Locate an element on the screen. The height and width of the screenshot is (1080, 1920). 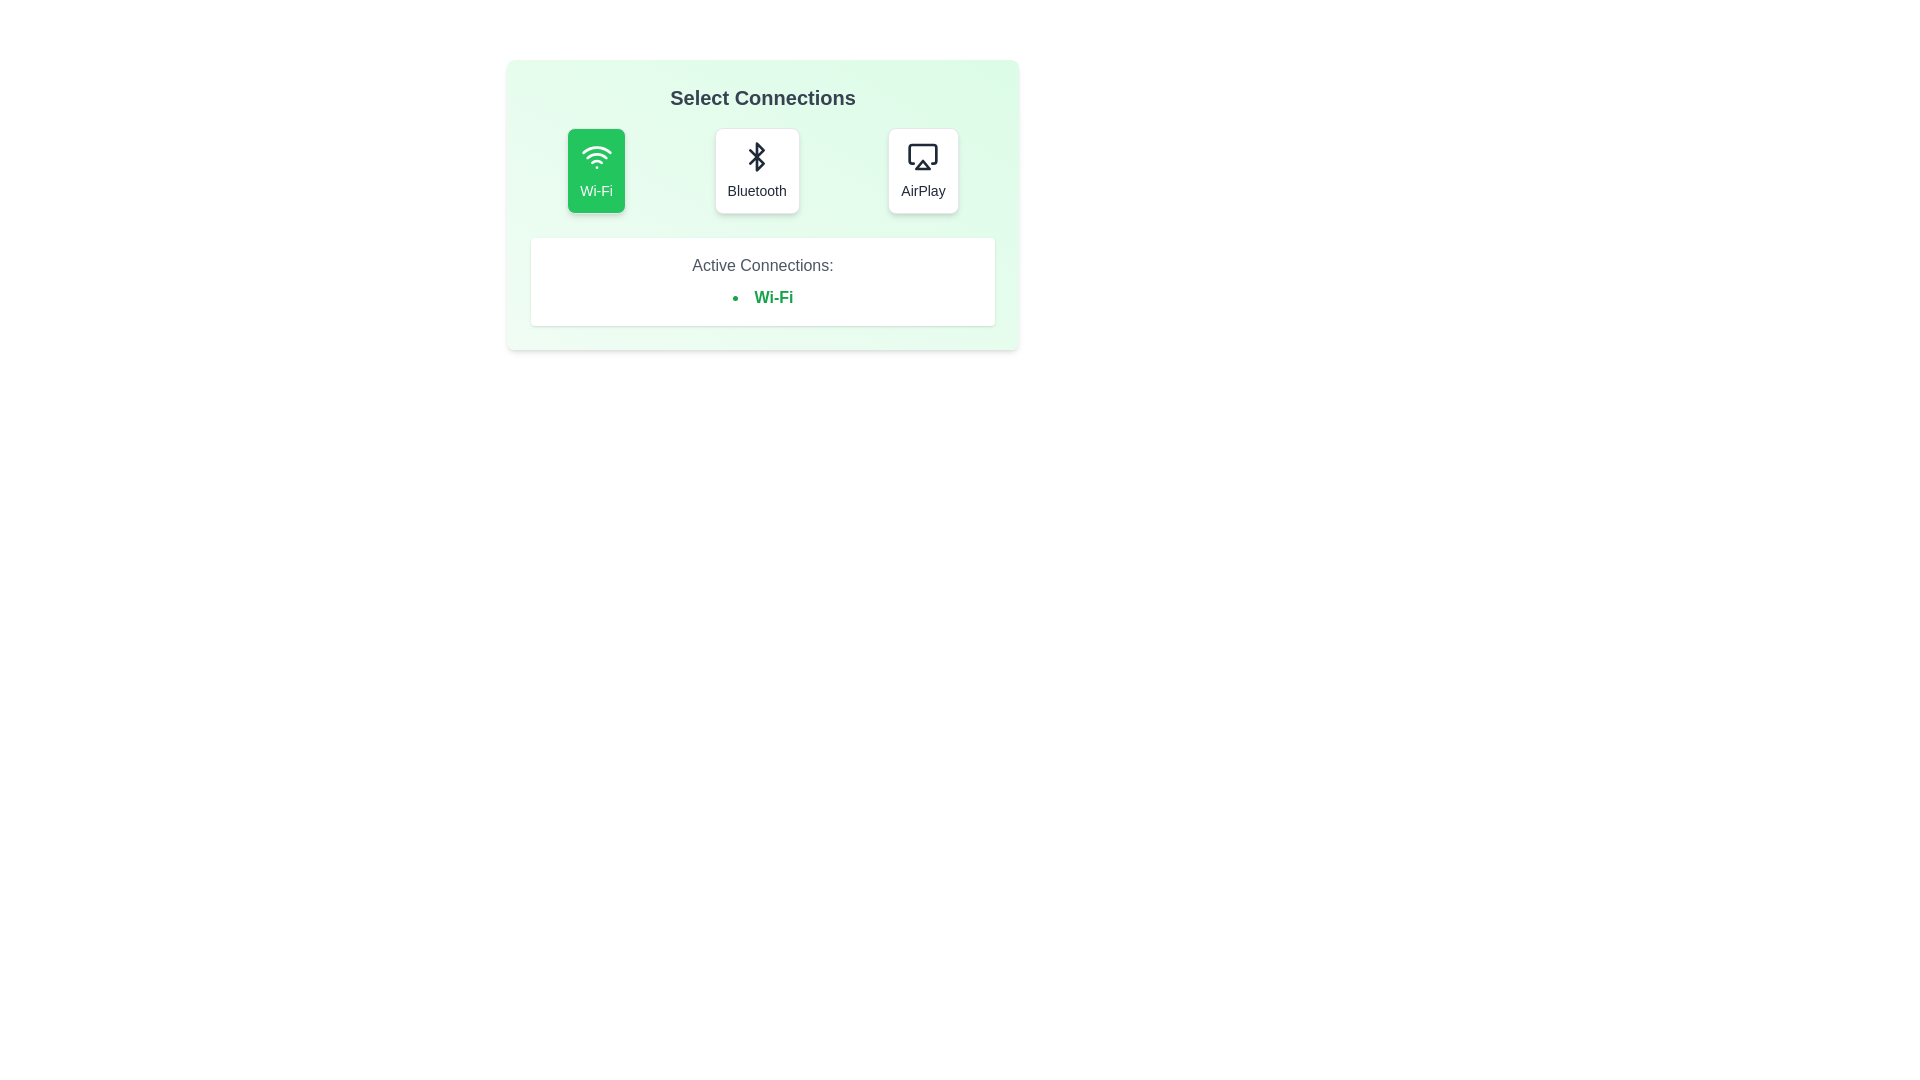
the connection button corresponding to Wi-Fi is located at coordinates (595, 169).